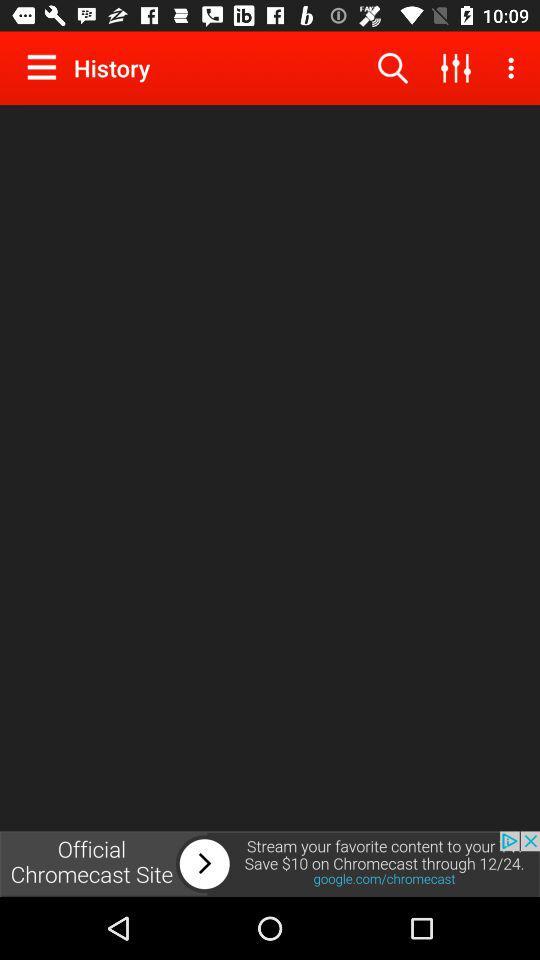  Describe the element at coordinates (46, 67) in the screenshot. I see `the file of the history` at that location.